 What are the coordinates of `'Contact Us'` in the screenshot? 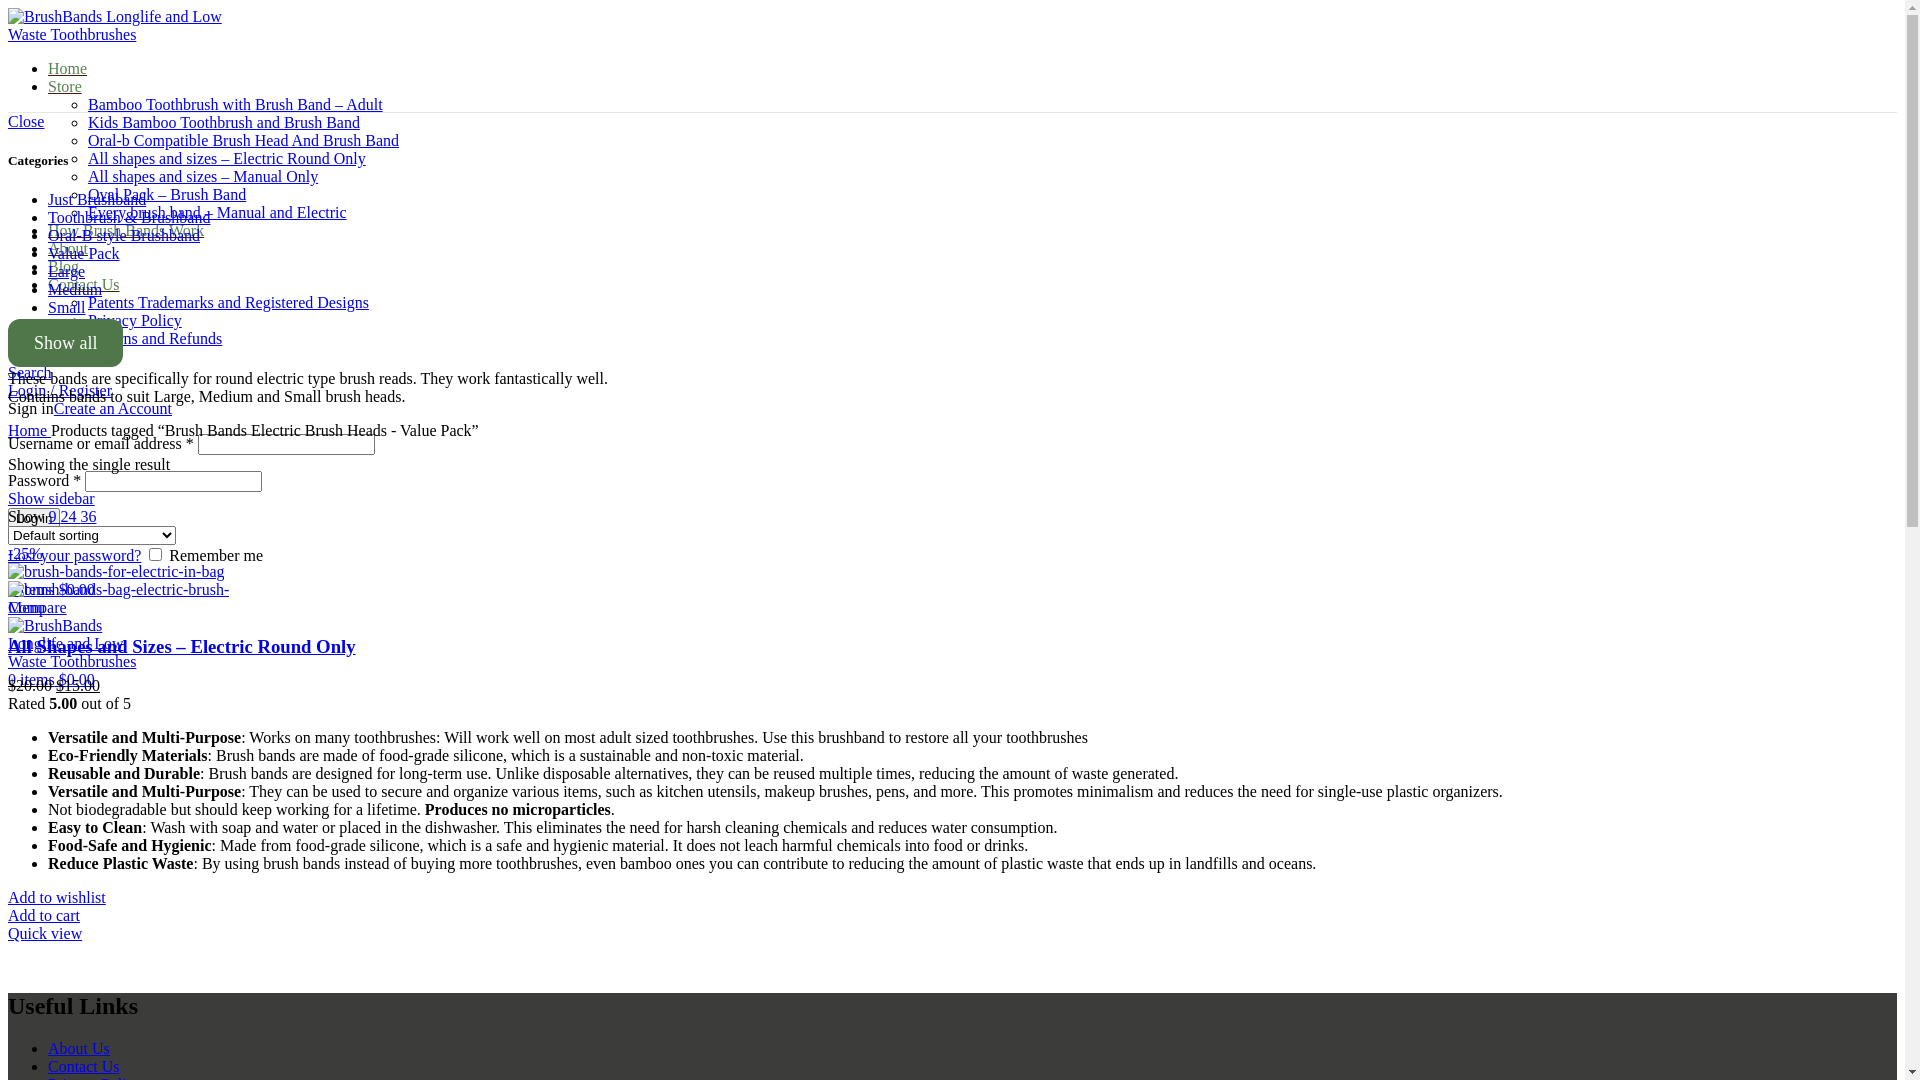 It's located at (48, 284).